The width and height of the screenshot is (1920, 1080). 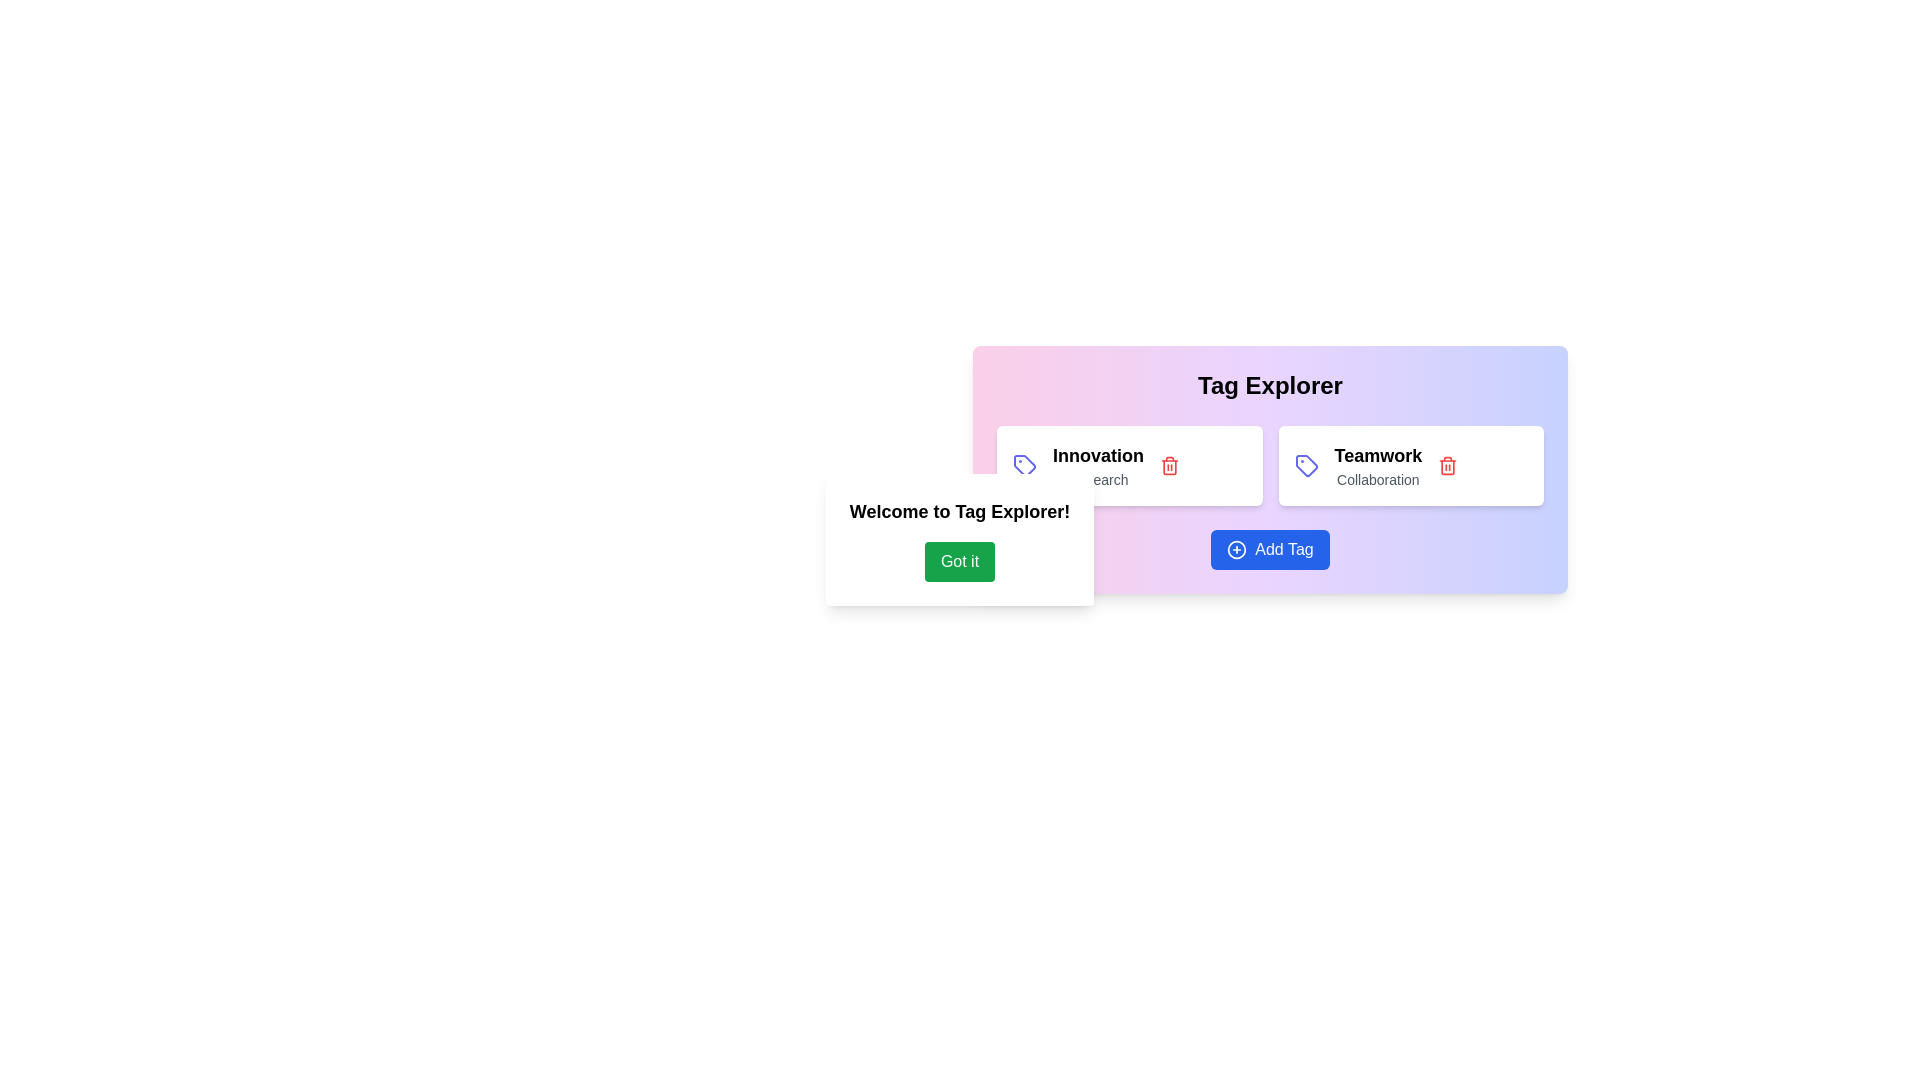 I want to click on the 'Research' text label, which is part of the card component in the 'Tag Explorer' section, located below the 'Innovation' label, so click(x=1097, y=479).